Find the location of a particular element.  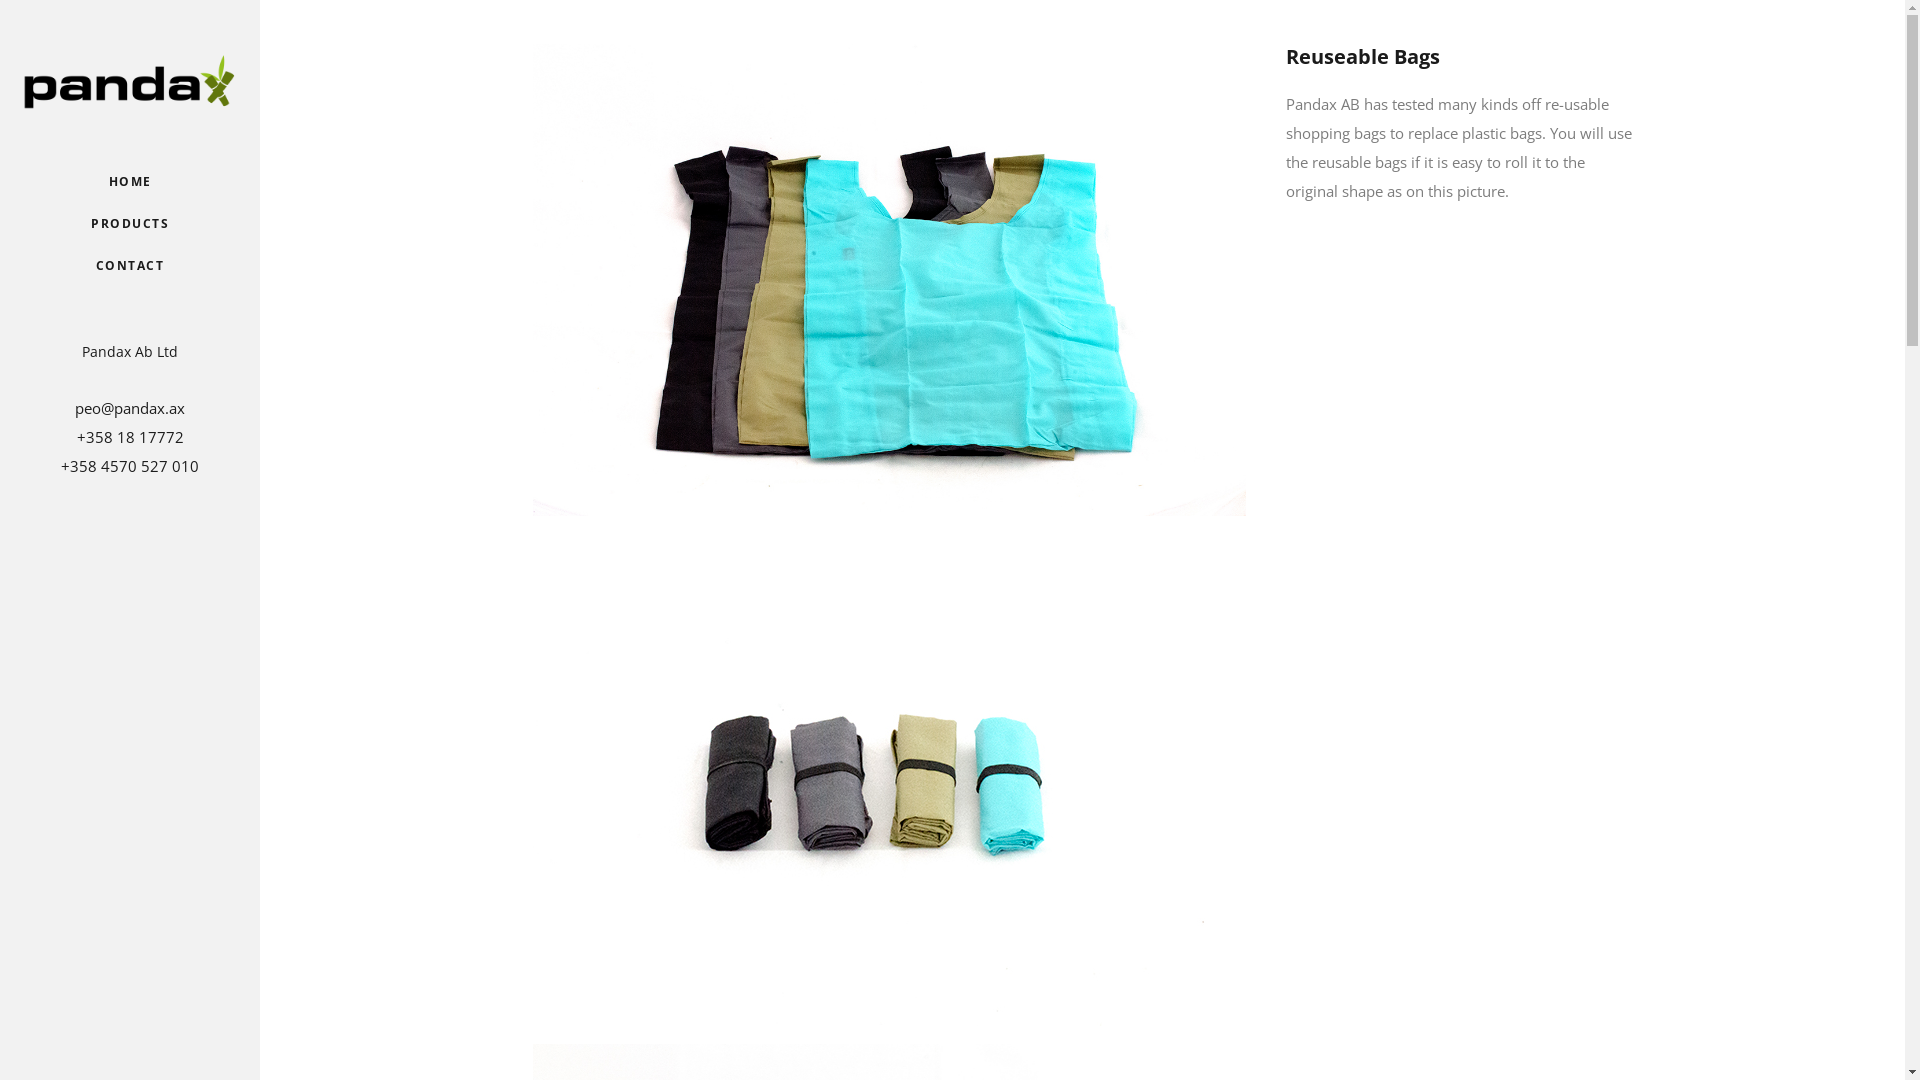

'peo@pandax.ax' is located at coordinates (128, 407).